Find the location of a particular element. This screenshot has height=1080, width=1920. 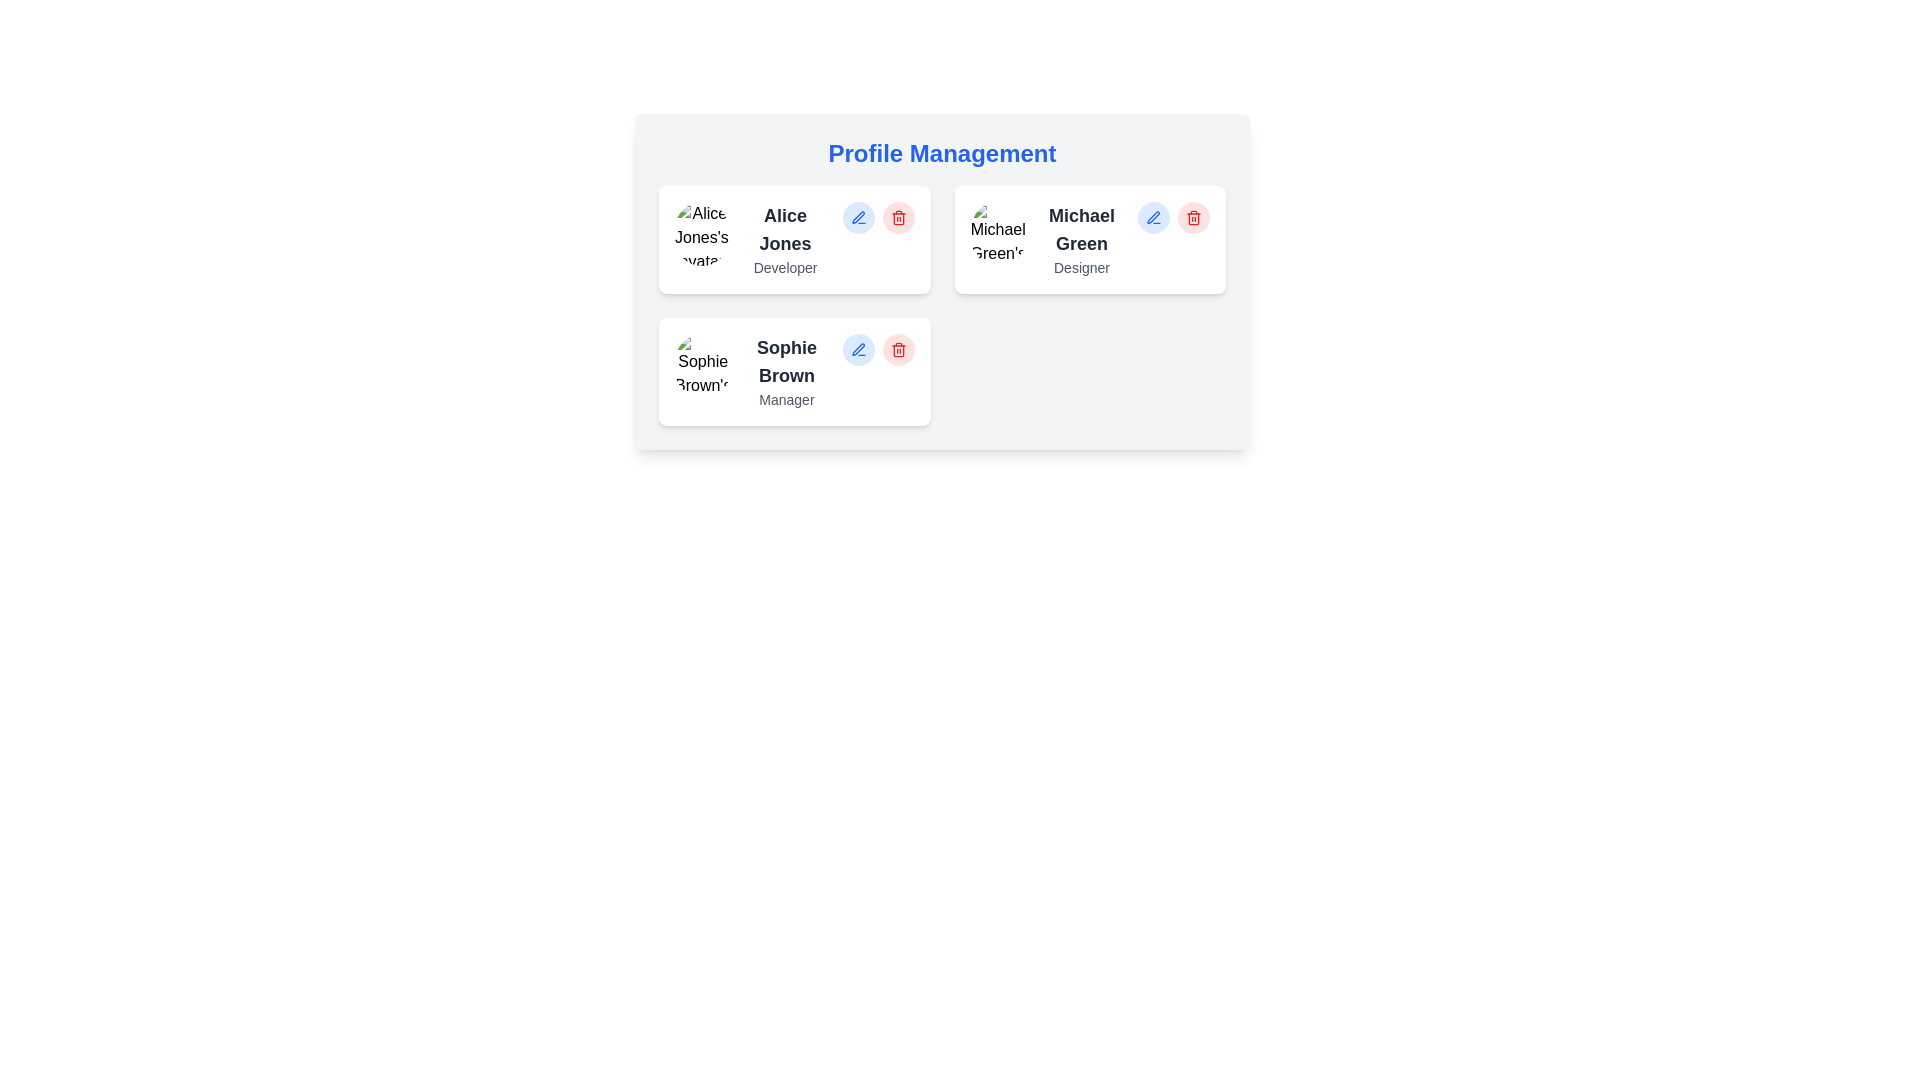

the edit button located to the right of the name and role details for Alice Jones in the first profile card of the grid to initiate editing is located at coordinates (858, 218).